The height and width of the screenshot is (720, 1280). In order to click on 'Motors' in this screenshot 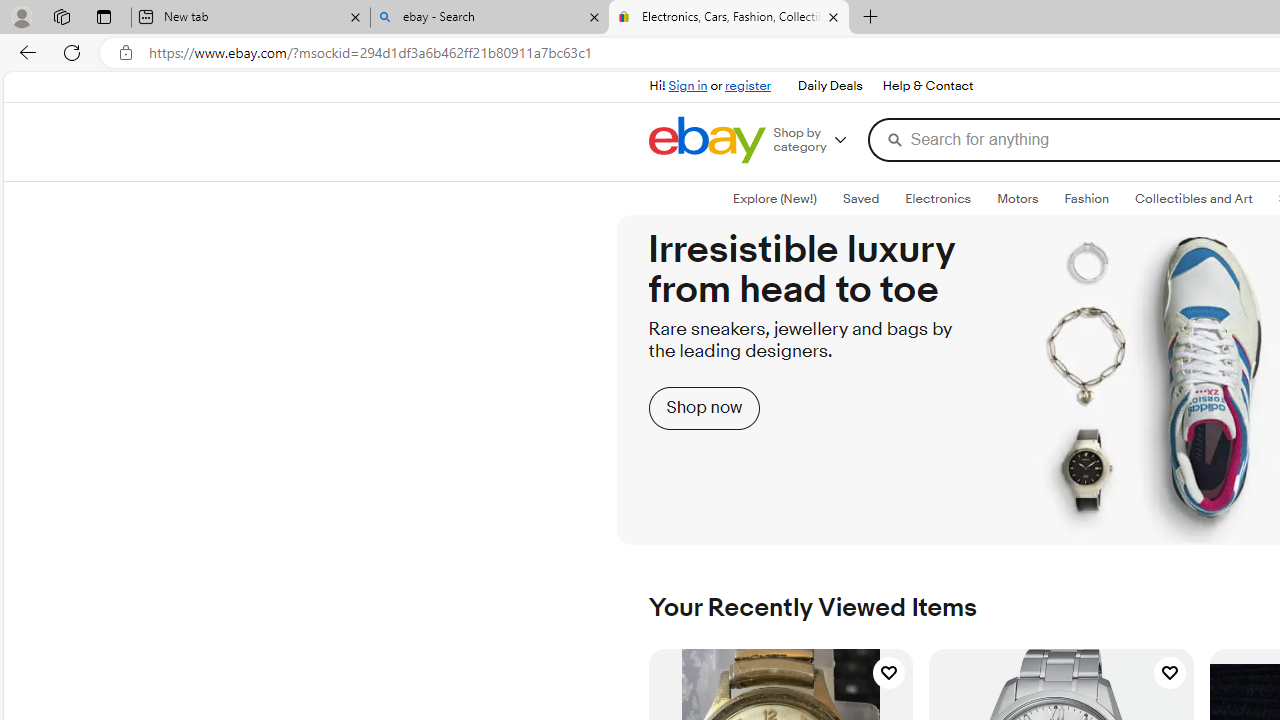, I will do `click(1018, 199)`.